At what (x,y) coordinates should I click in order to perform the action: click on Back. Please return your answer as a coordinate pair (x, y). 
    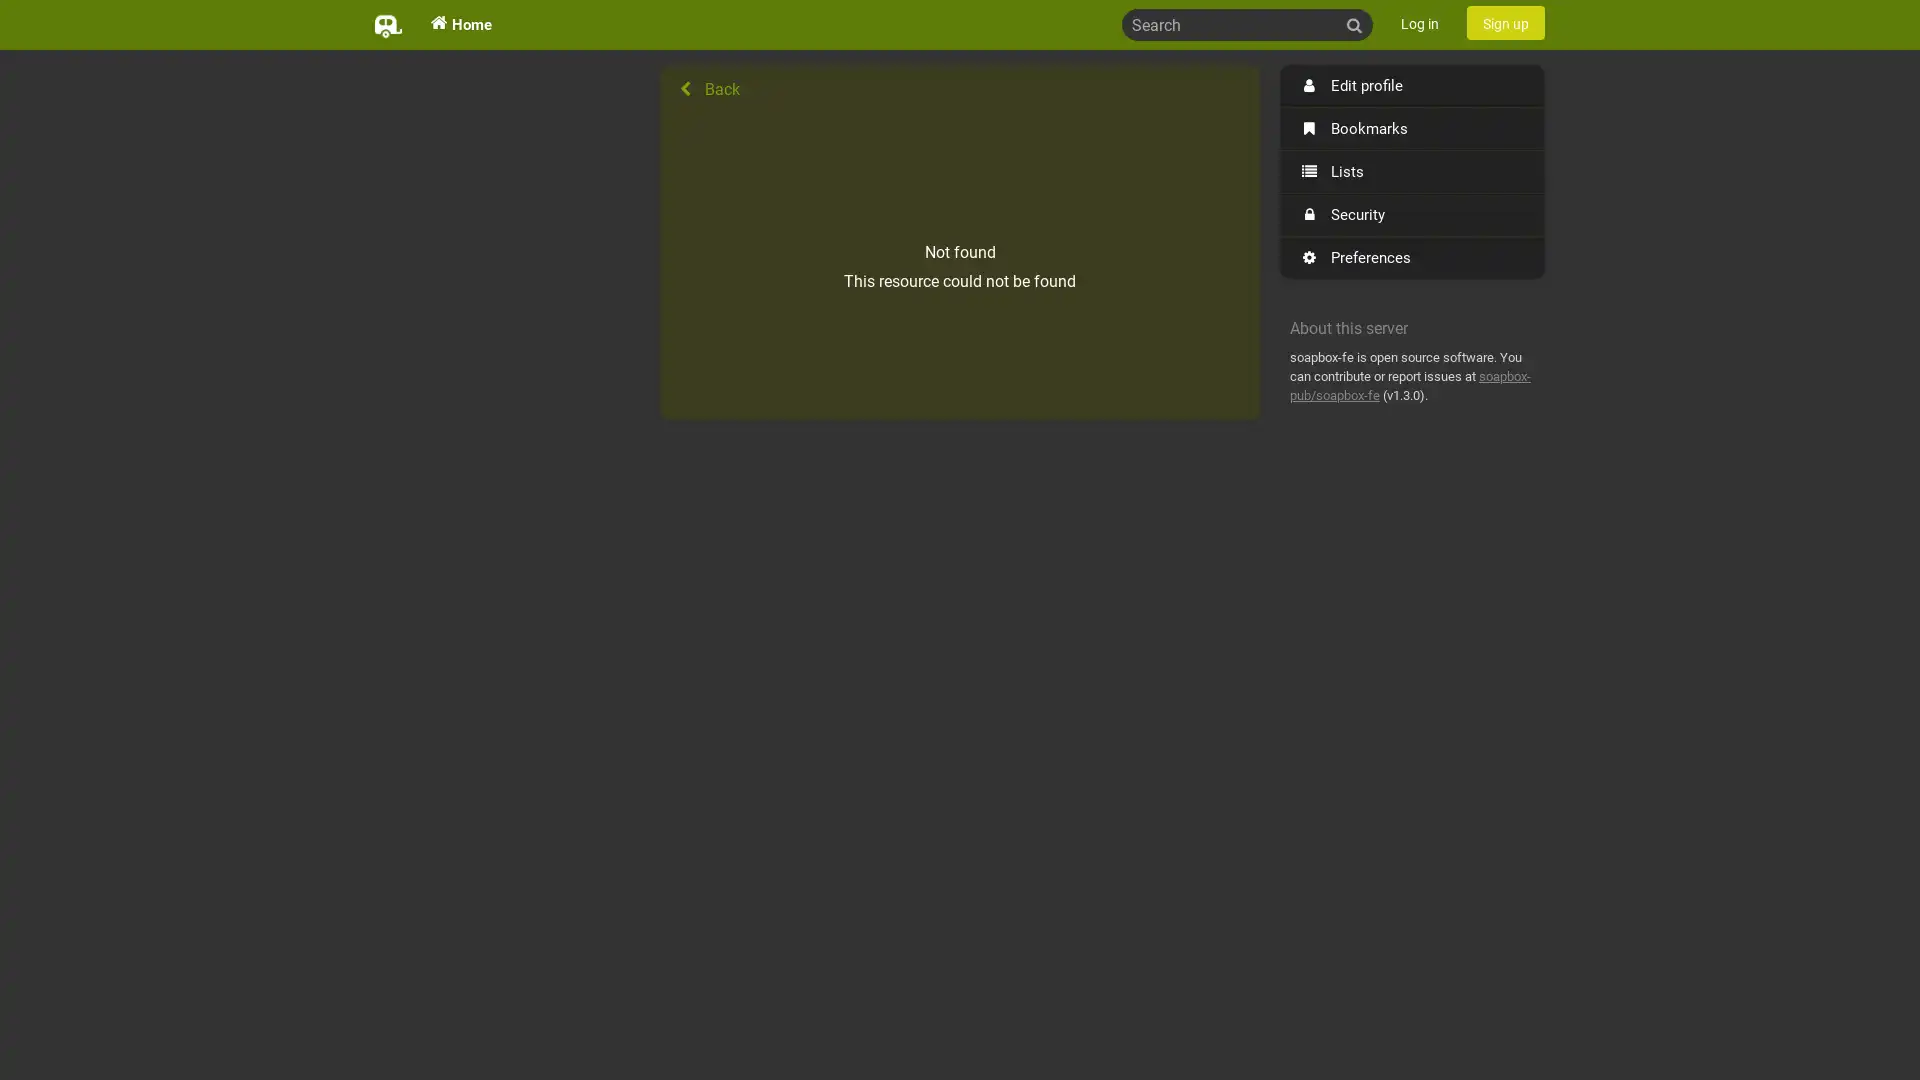
    Looking at the image, I should click on (960, 88).